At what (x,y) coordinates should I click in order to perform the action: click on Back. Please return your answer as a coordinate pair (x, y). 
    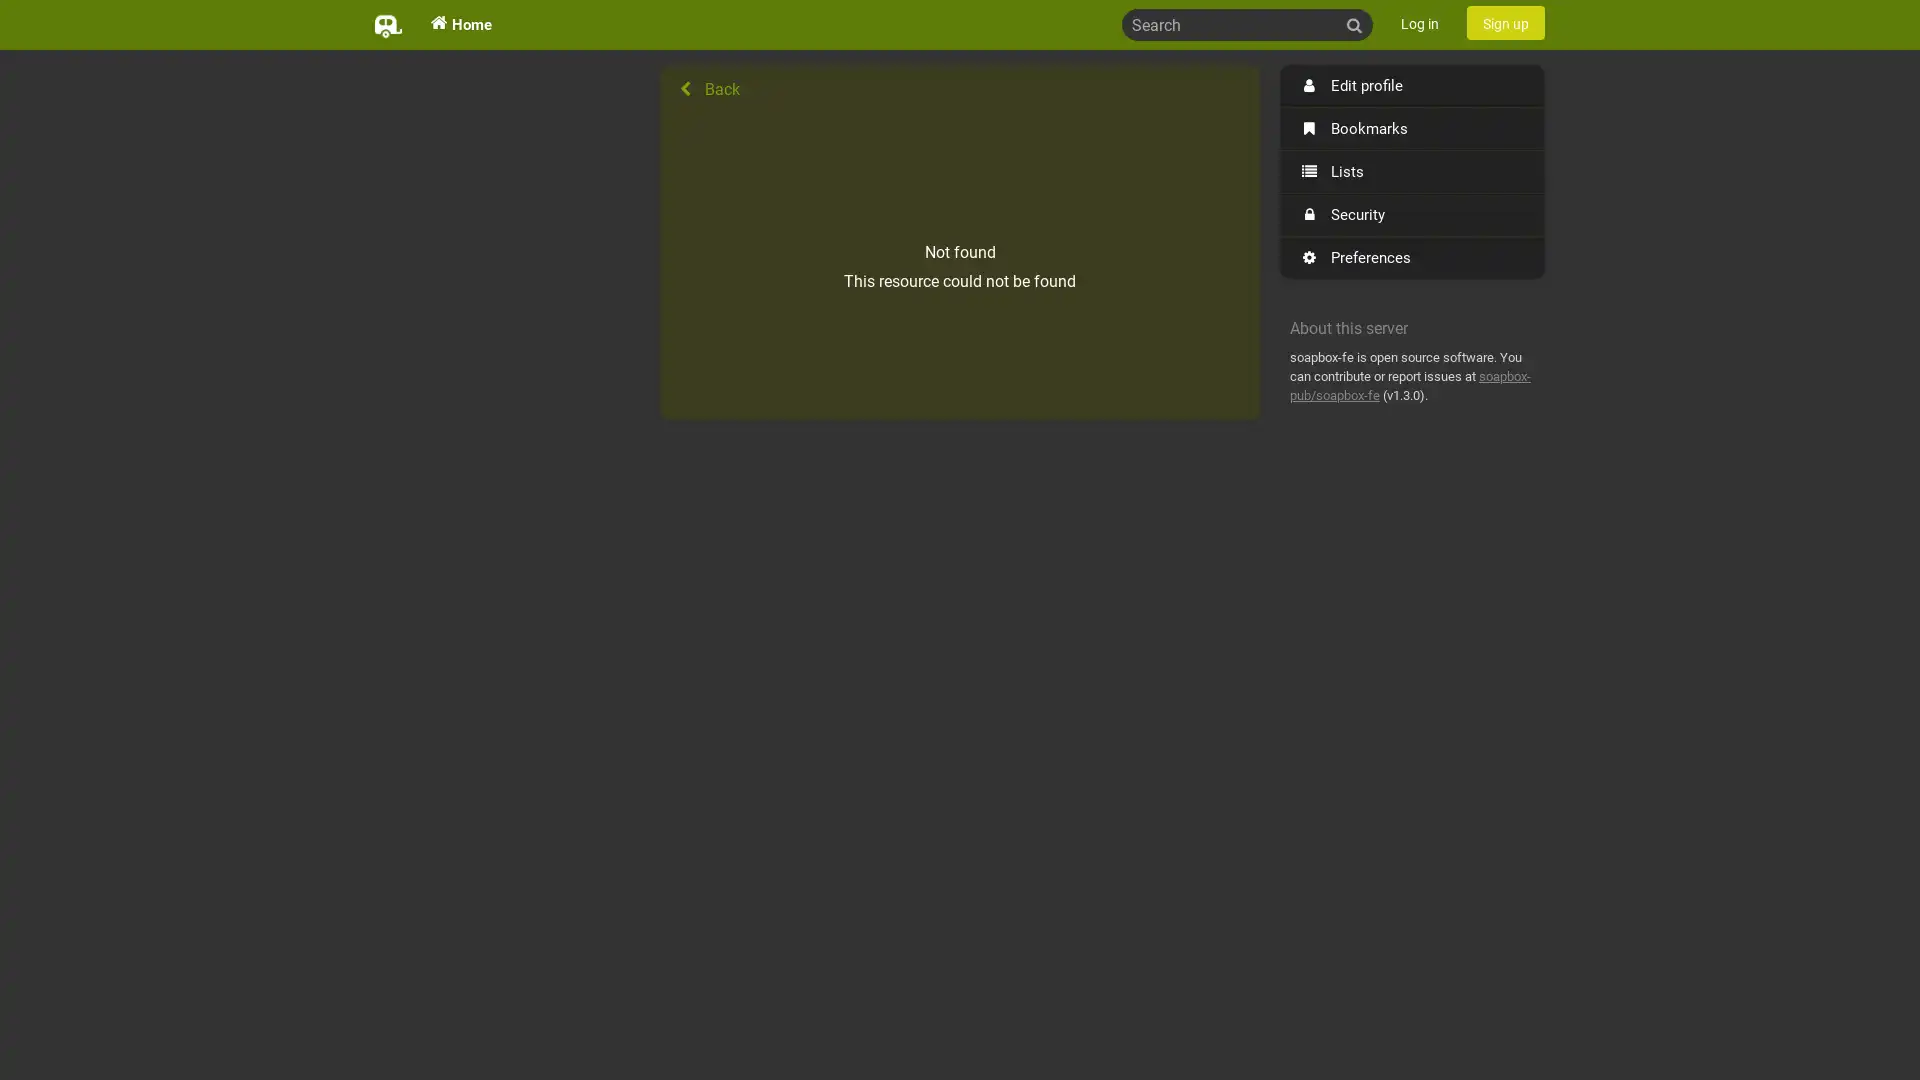
    Looking at the image, I should click on (960, 88).